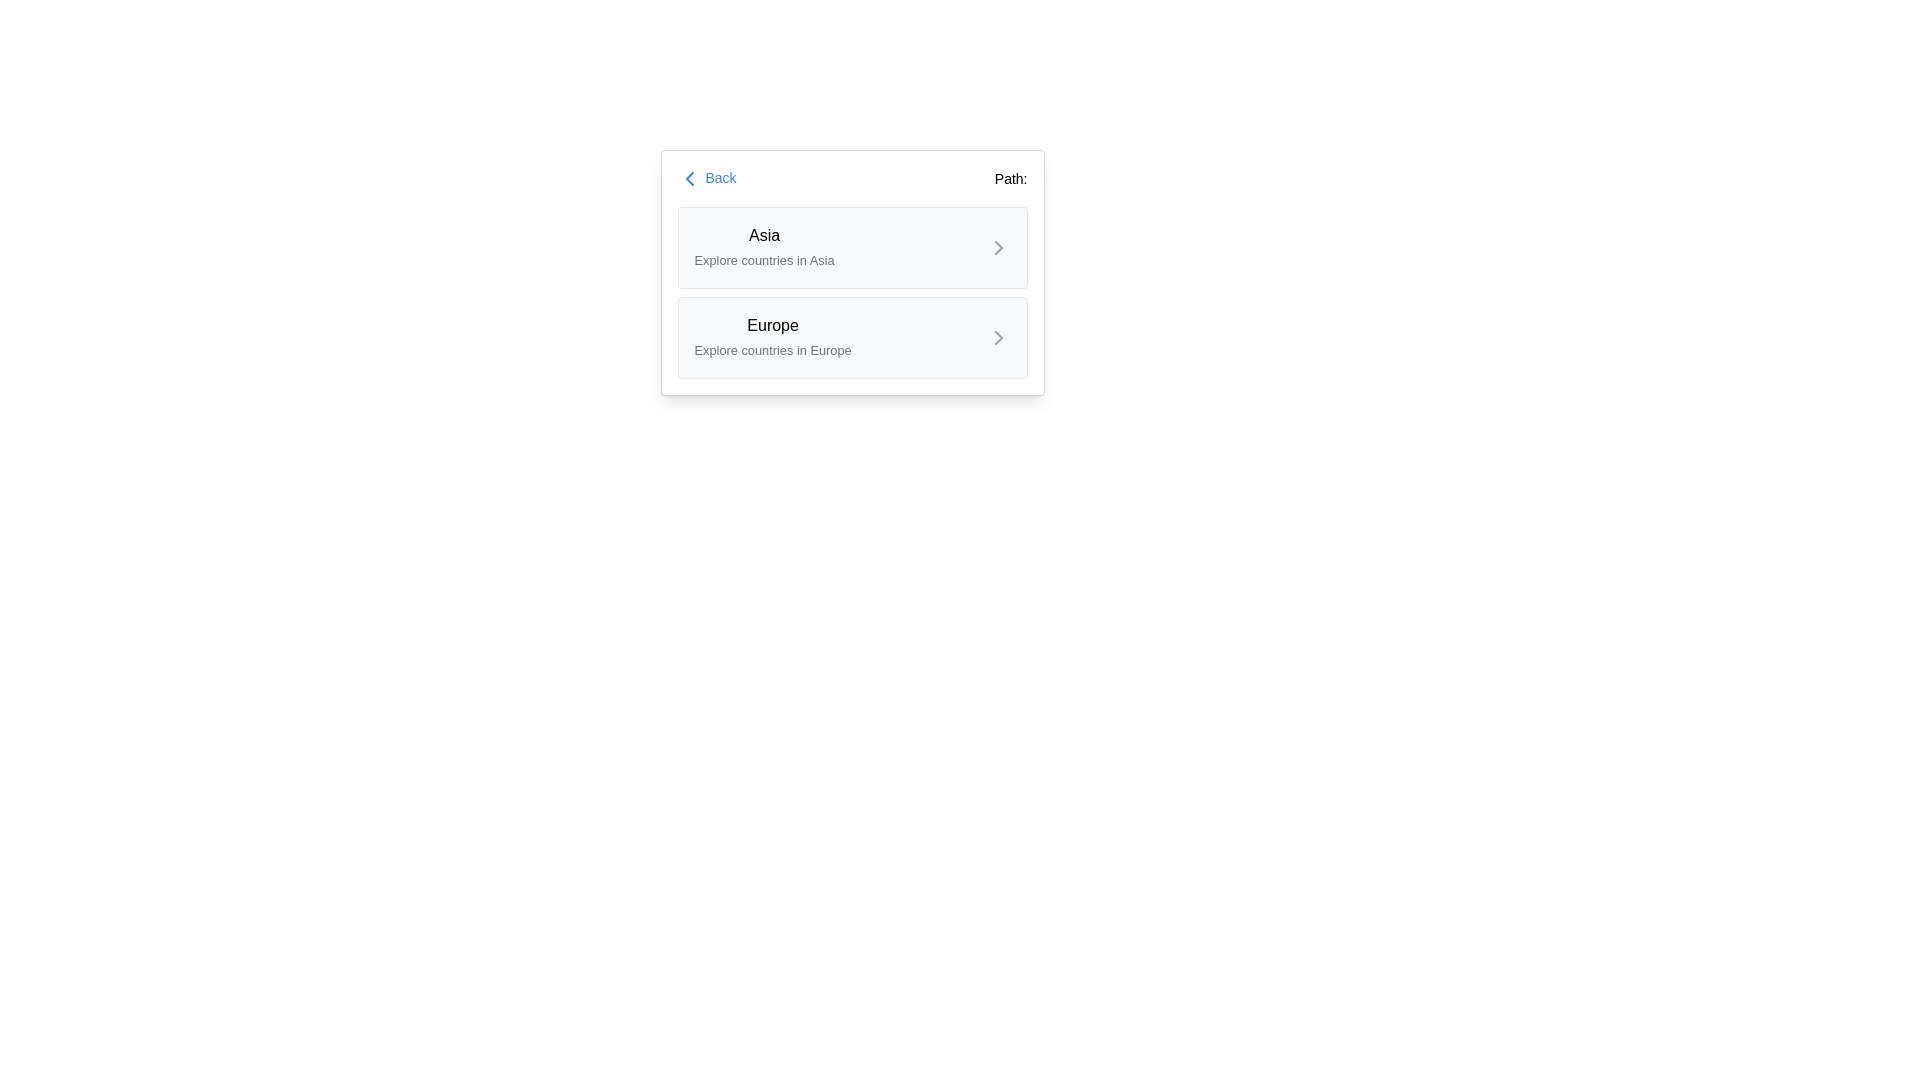 This screenshot has height=1080, width=1920. What do you see at coordinates (689, 177) in the screenshot?
I see `the back navigation icon located at the top left corner of the card interface layout` at bounding box center [689, 177].